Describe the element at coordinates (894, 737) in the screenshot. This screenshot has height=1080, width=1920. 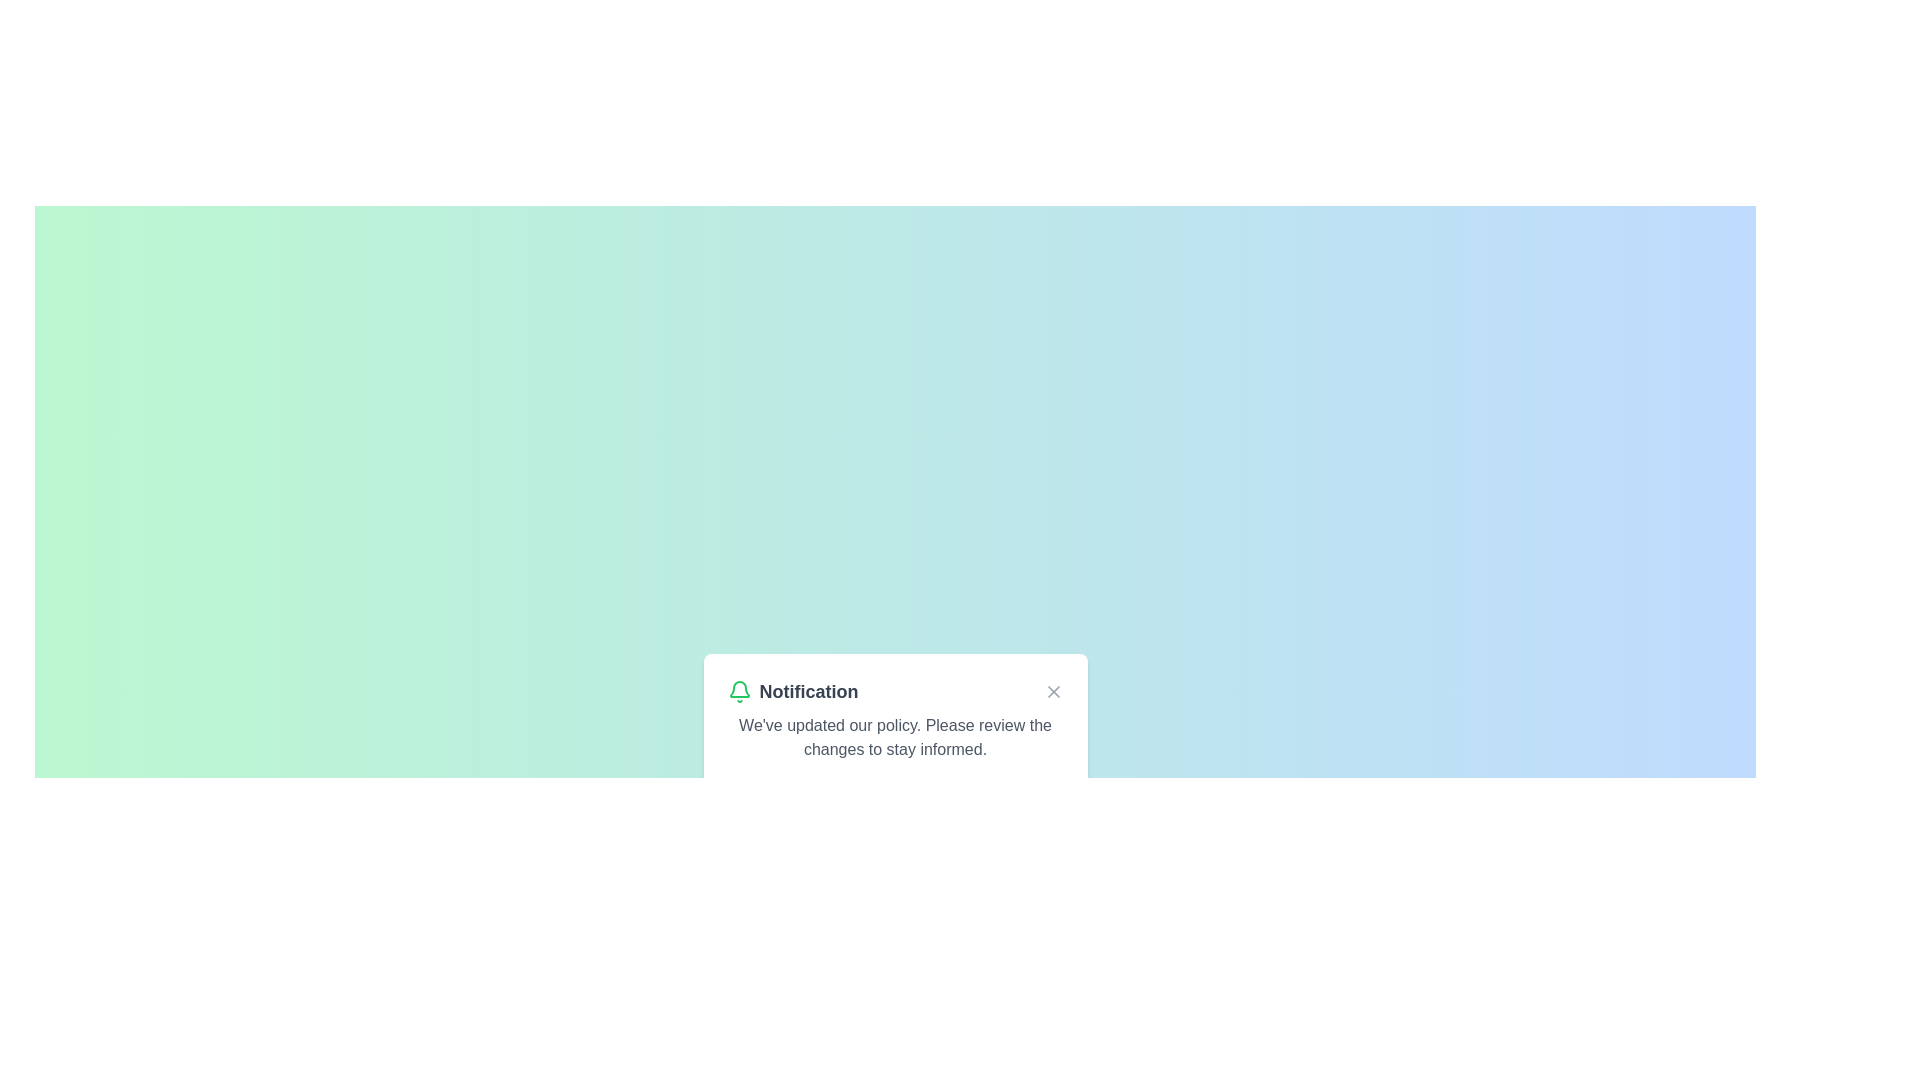
I see `information displayed in the text area of the notification card located below the heading 'Notification' and above the action buttons` at that location.